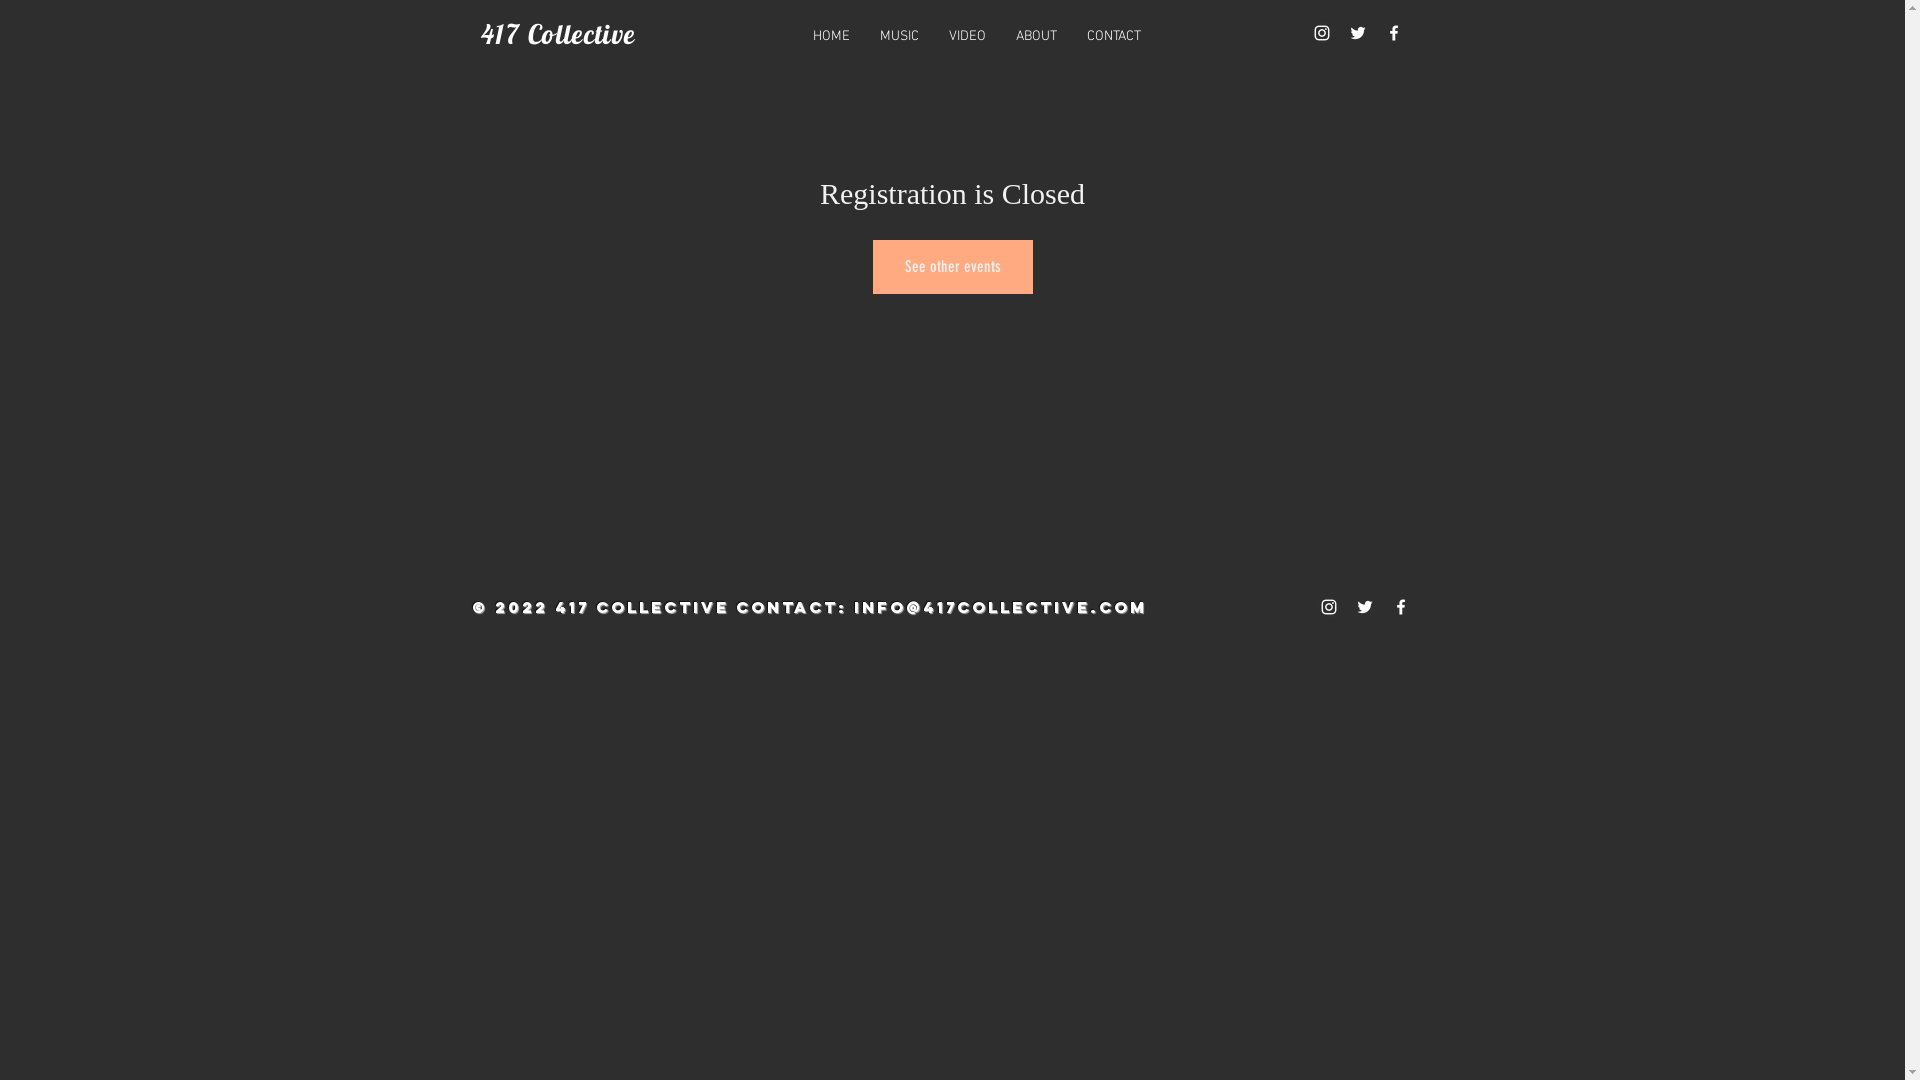 The width and height of the screenshot is (1920, 1080). What do you see at coordinates (831, 37) in the screenshot?
I see `'HOME'` at bounding box center [831, 37].